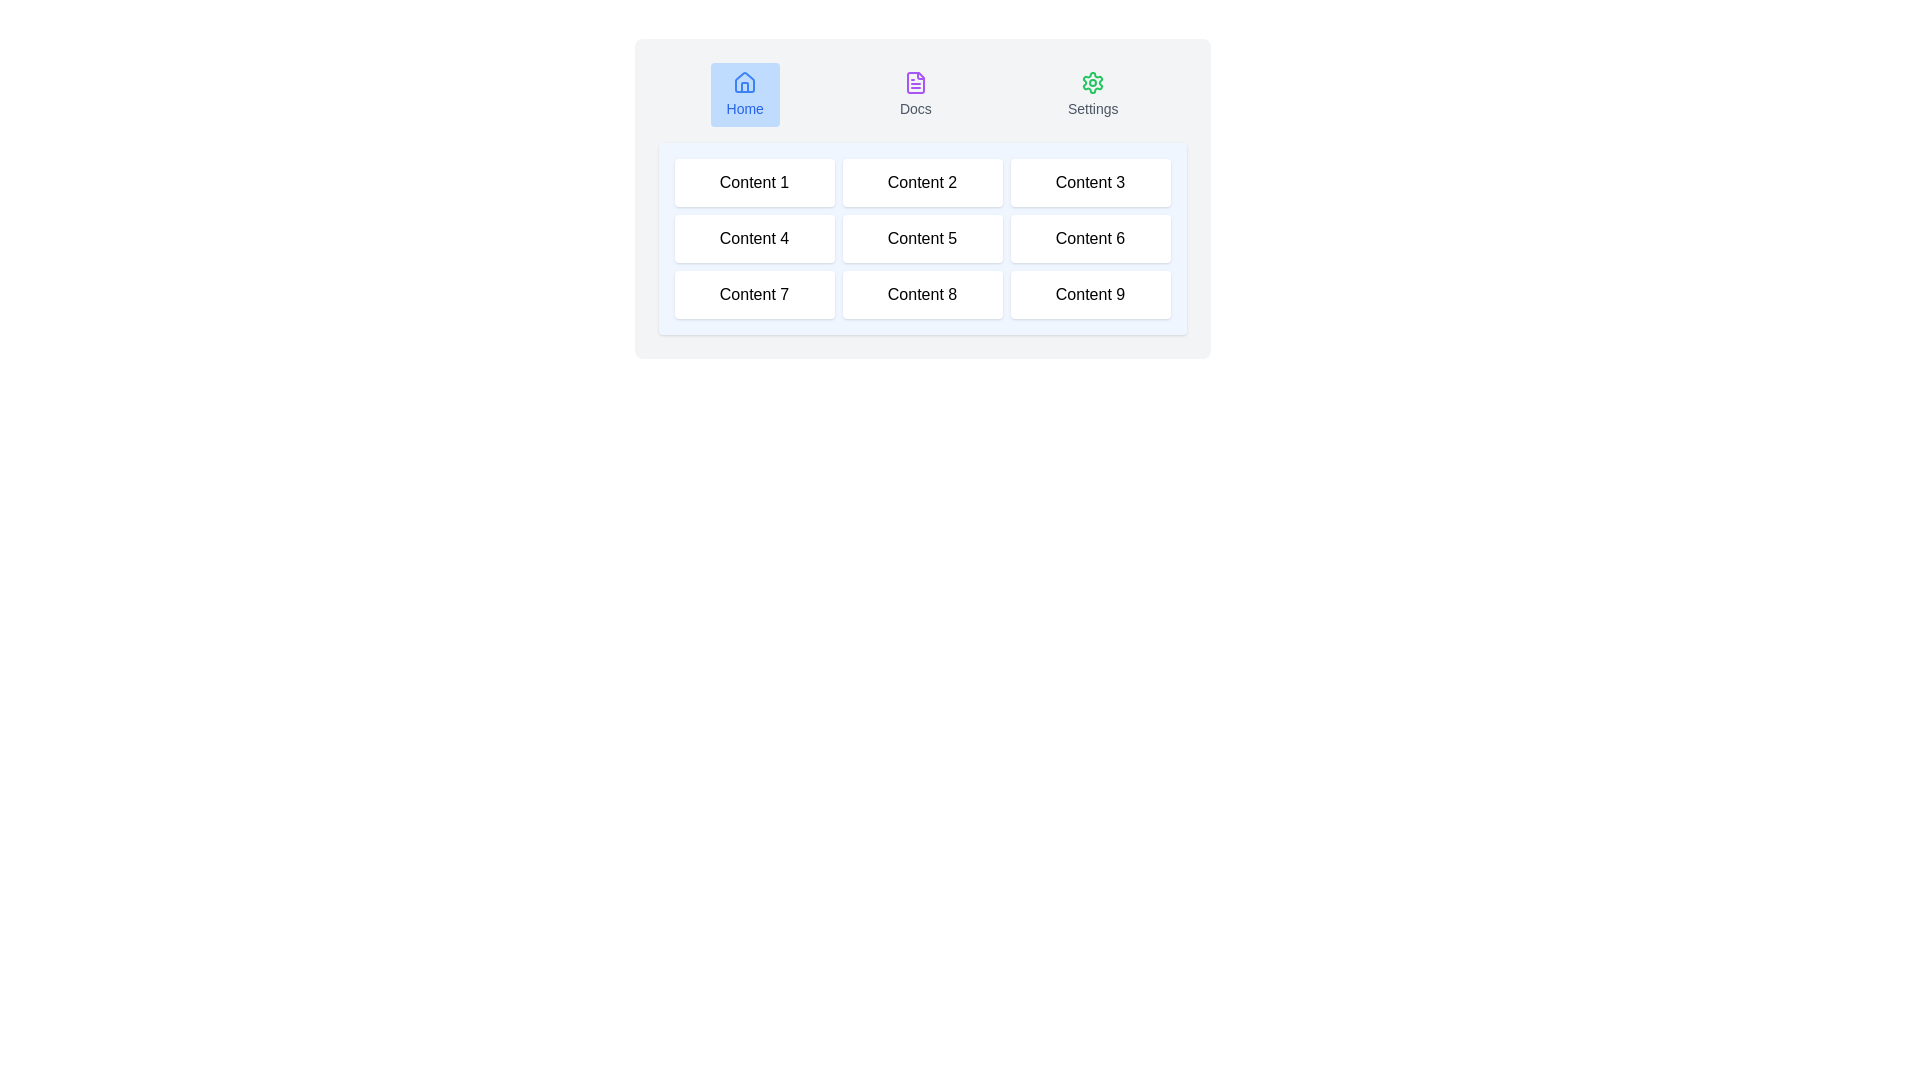 This screenshot has width=1920, height=1080. What do you see at coordinates (914, 95) in the screenshot?
I see `the Docs tab by clicking on its respective button` at bounding box center [914, 95].